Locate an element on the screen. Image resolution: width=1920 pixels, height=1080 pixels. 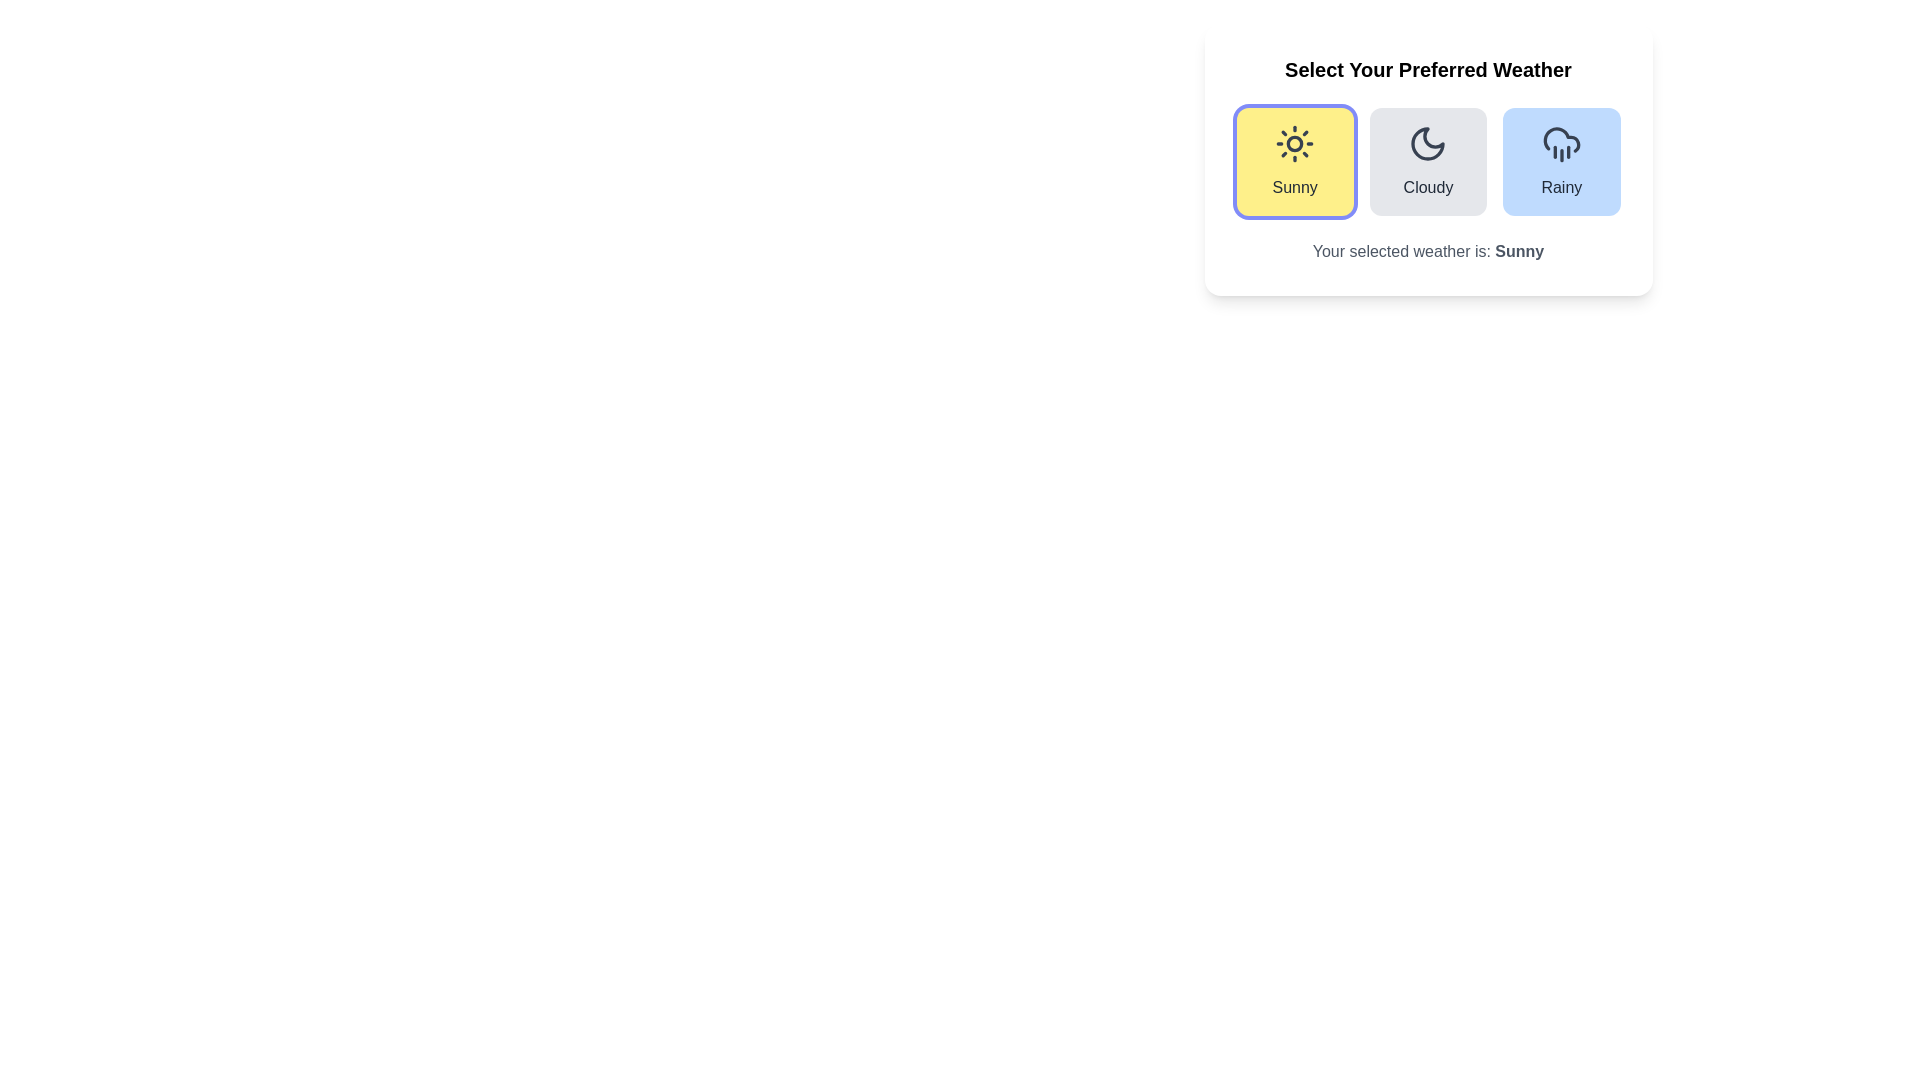
the rainy weather icon in the weather selection UI to trigger visual interaction effects is located at coordinates (1560, 142).